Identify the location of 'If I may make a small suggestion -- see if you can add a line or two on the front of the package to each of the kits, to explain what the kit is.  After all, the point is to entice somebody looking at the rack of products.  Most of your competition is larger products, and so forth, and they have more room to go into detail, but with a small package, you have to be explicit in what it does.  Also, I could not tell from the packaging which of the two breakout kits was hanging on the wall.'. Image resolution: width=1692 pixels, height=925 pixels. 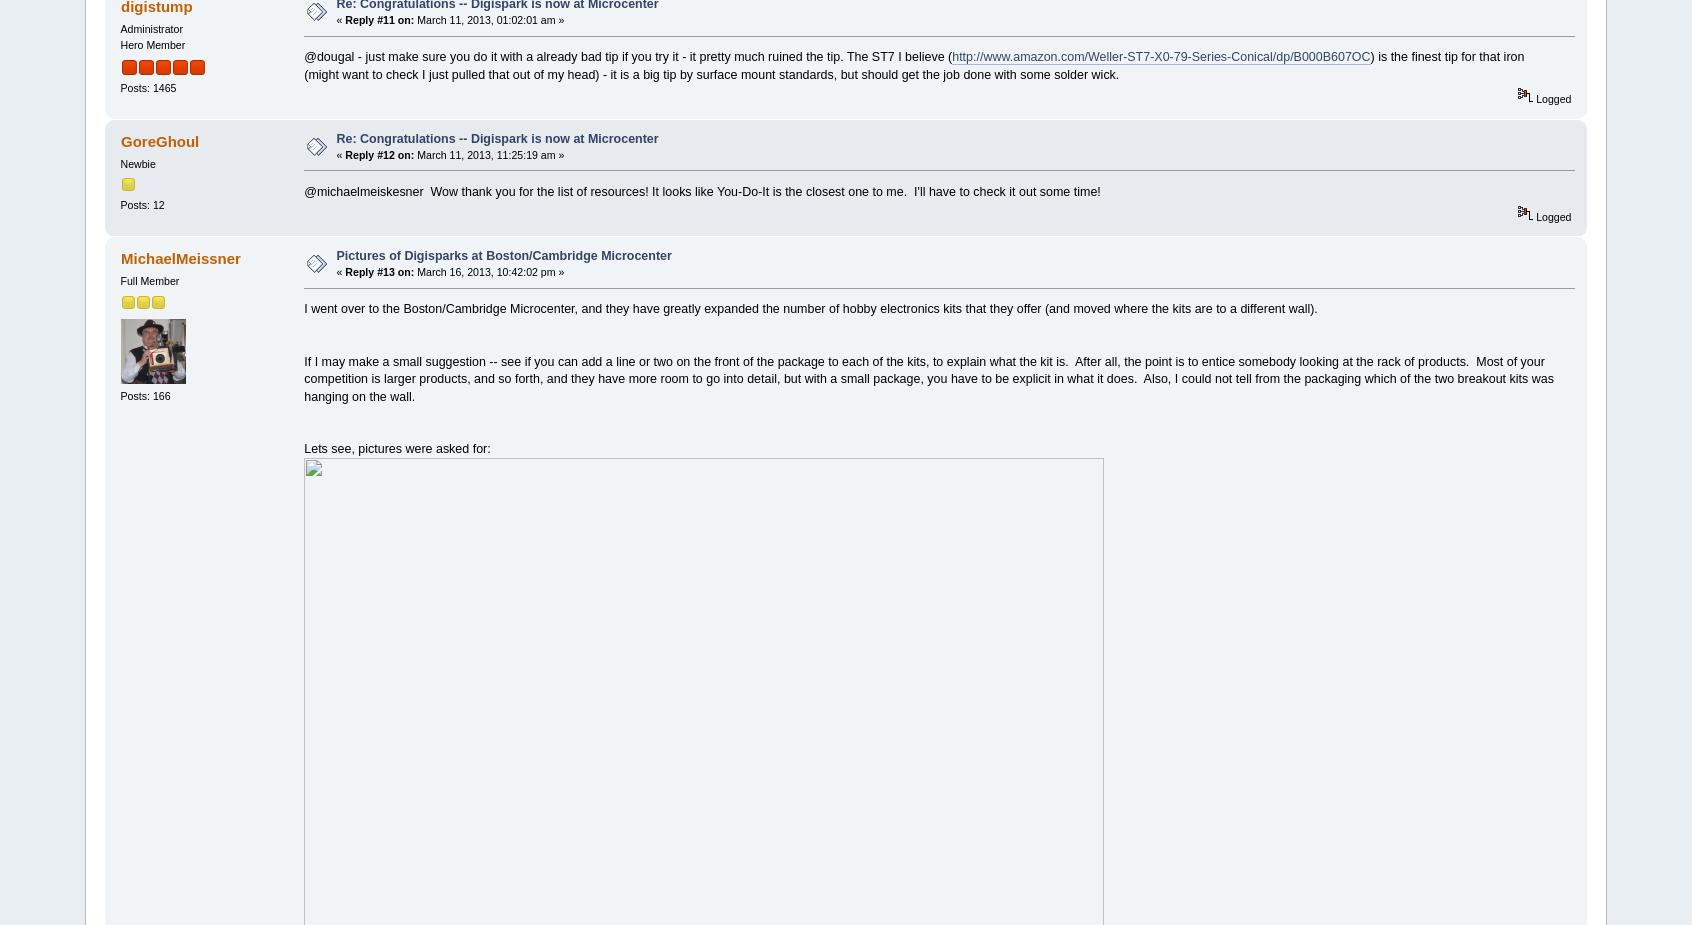
(928, 377).